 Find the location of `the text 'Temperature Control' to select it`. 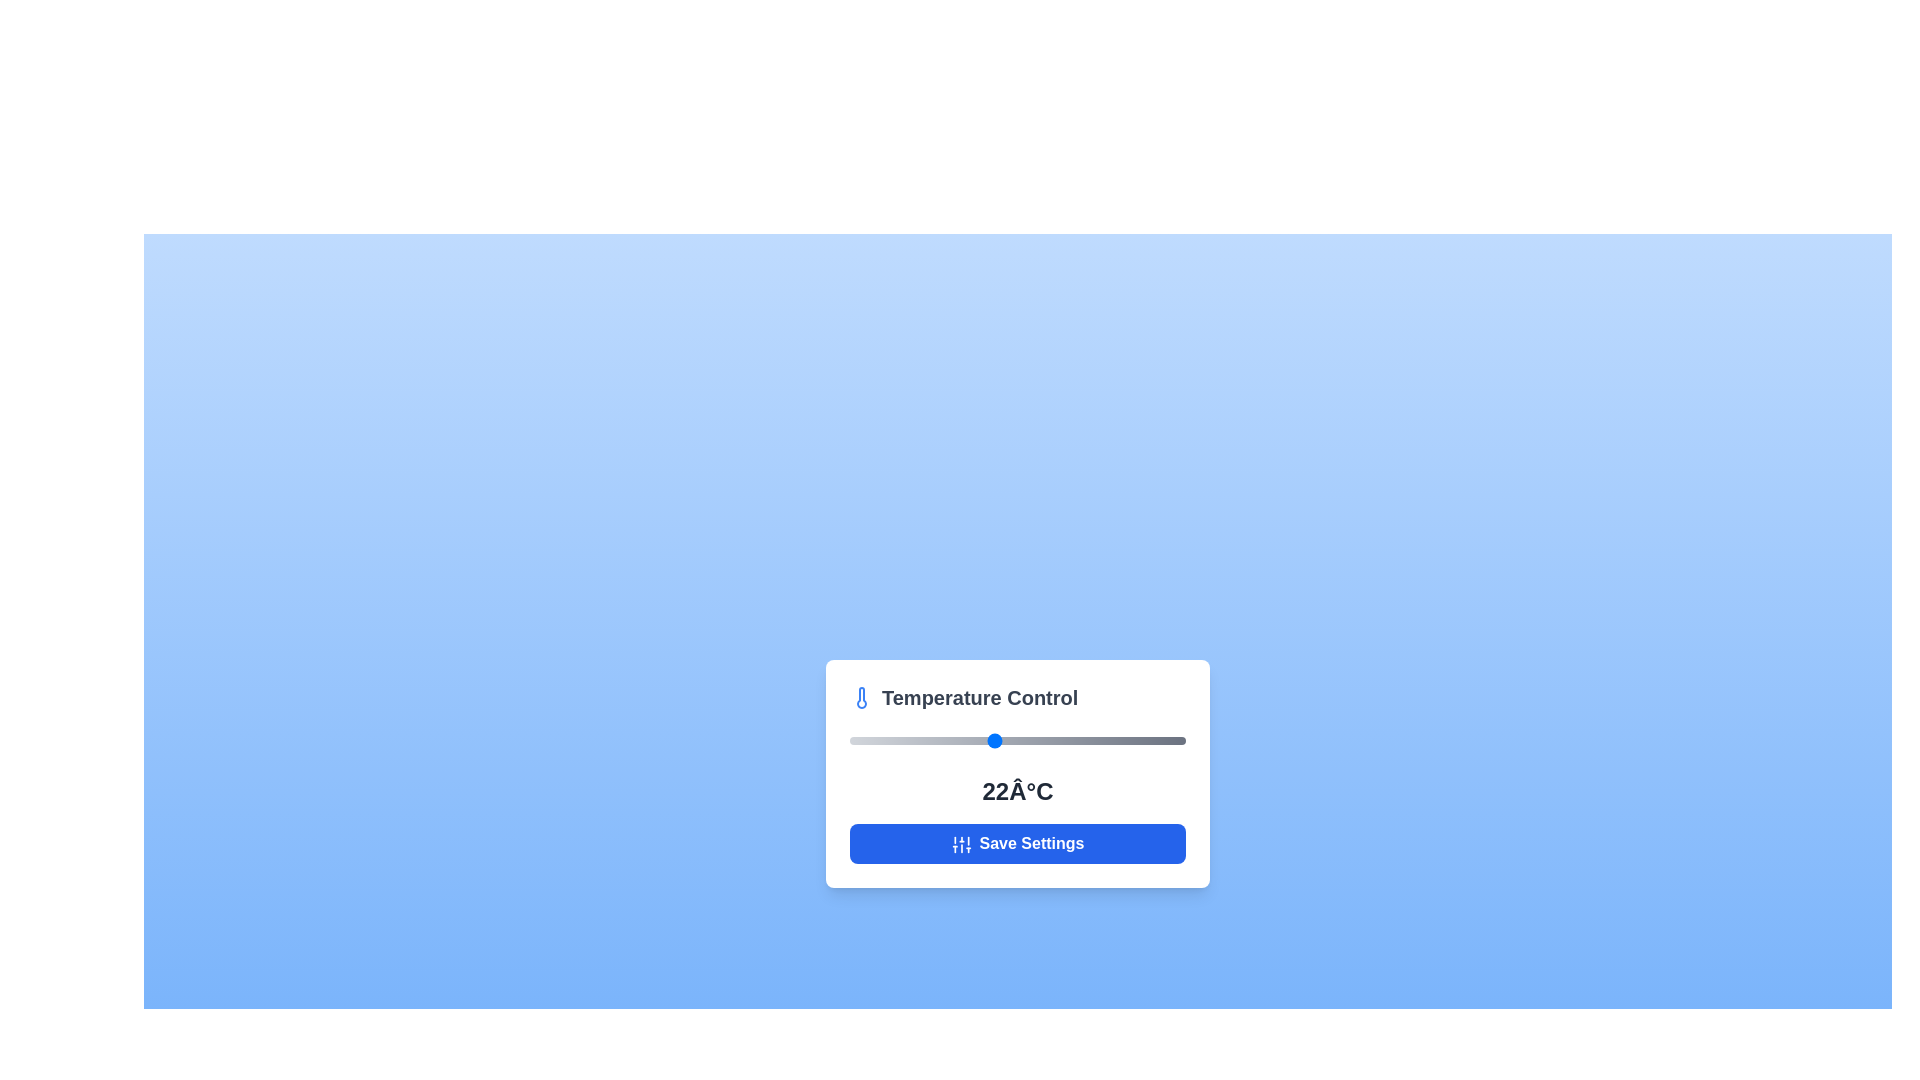

the text 'Temperature Control' to select it is located at coordinates (1017, 697).